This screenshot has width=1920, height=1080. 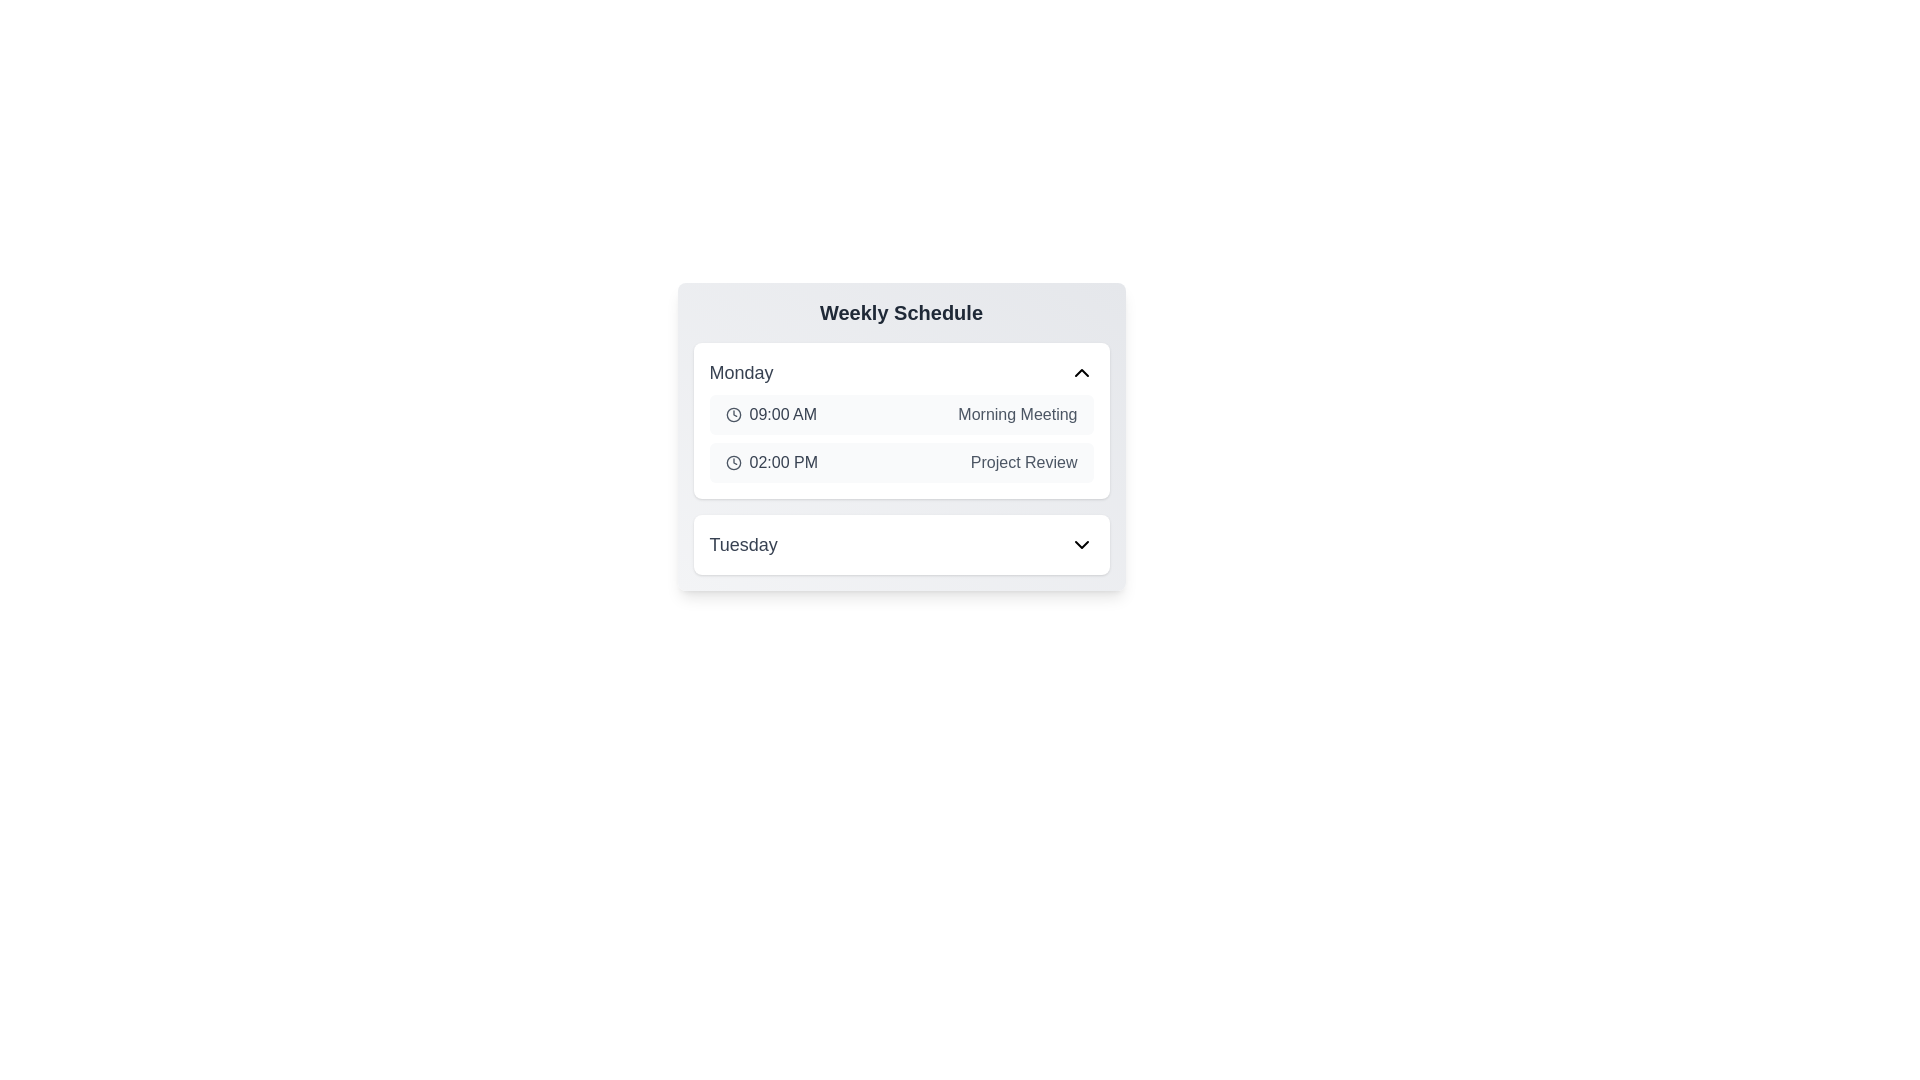 I want to click on the label displaying 'Project Review' located to the right of the '02:00 PM' timestamp in the 'Monday' section of the 'Weekly Schedule' card, so click(x=1024, y=462).